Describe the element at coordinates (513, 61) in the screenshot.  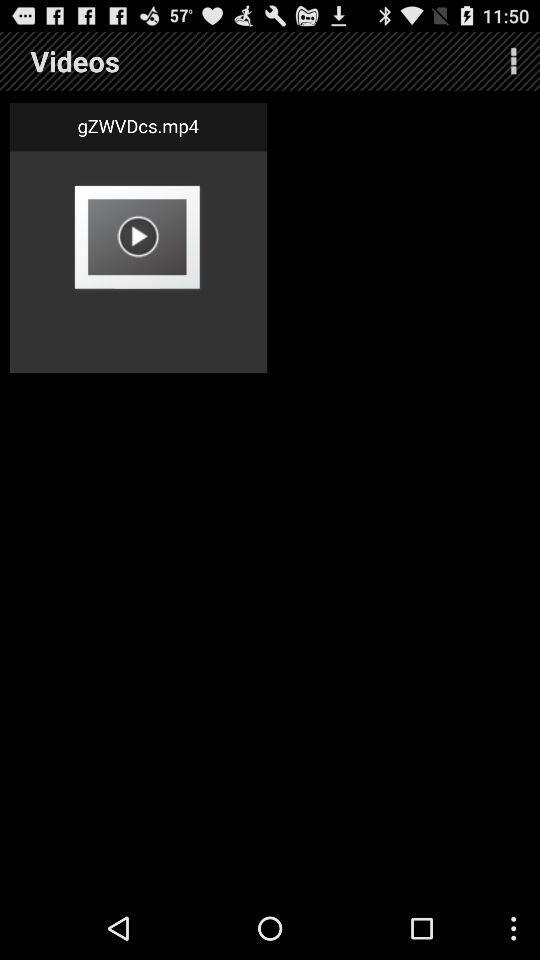
I see `item at the top right corner` at that location.